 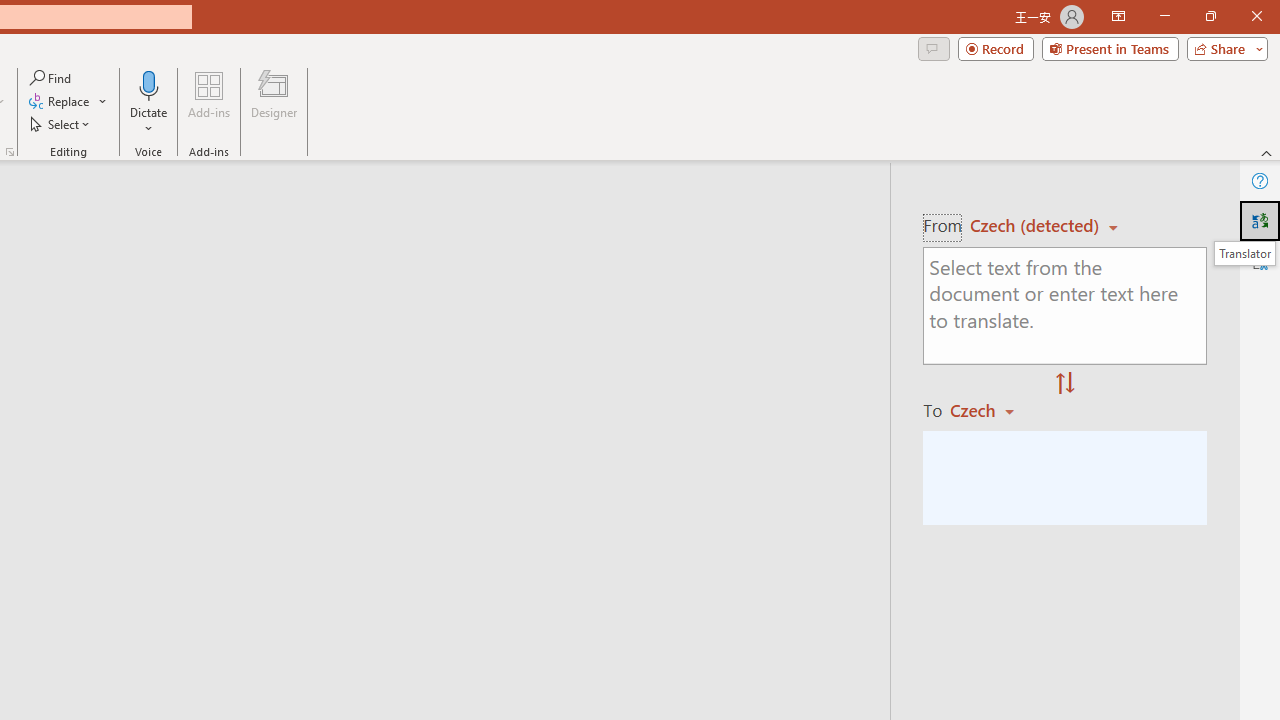 What do you see at coordinates (1209, 16) in the screenshot?
I see `'Restore Down'` at bounding box center [1209, 16].